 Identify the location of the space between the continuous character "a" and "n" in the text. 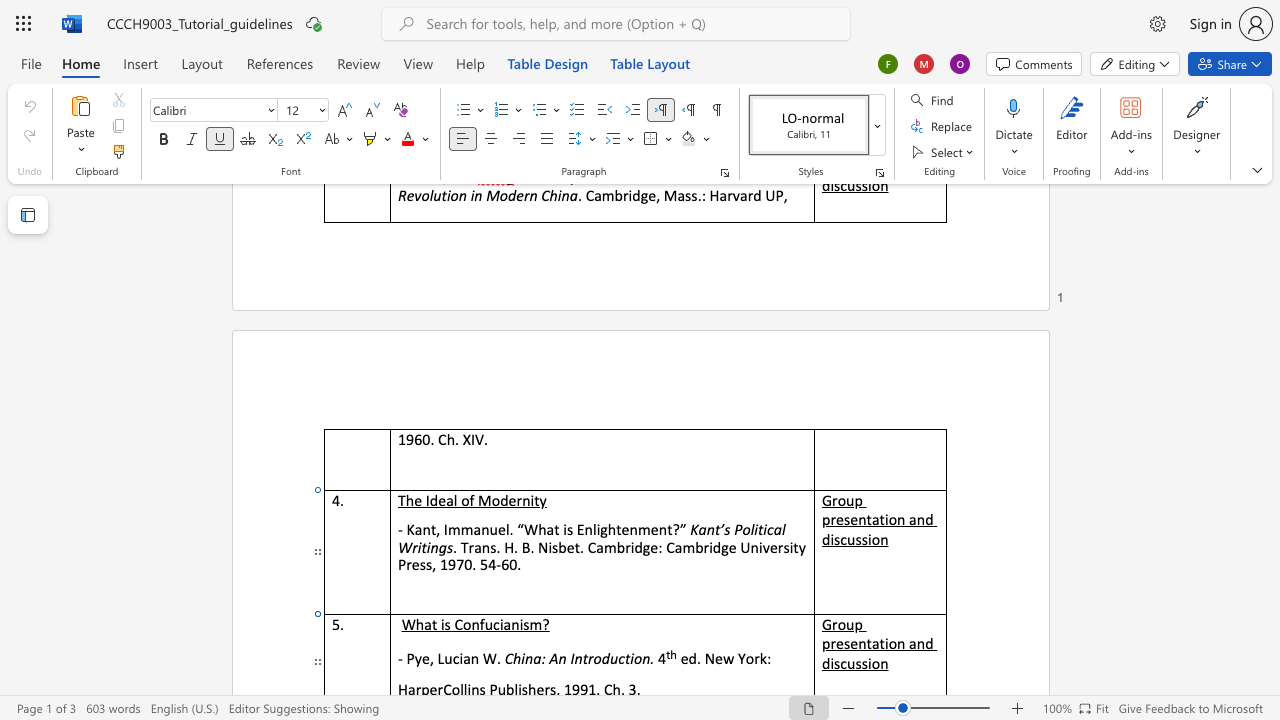
(470, 658).